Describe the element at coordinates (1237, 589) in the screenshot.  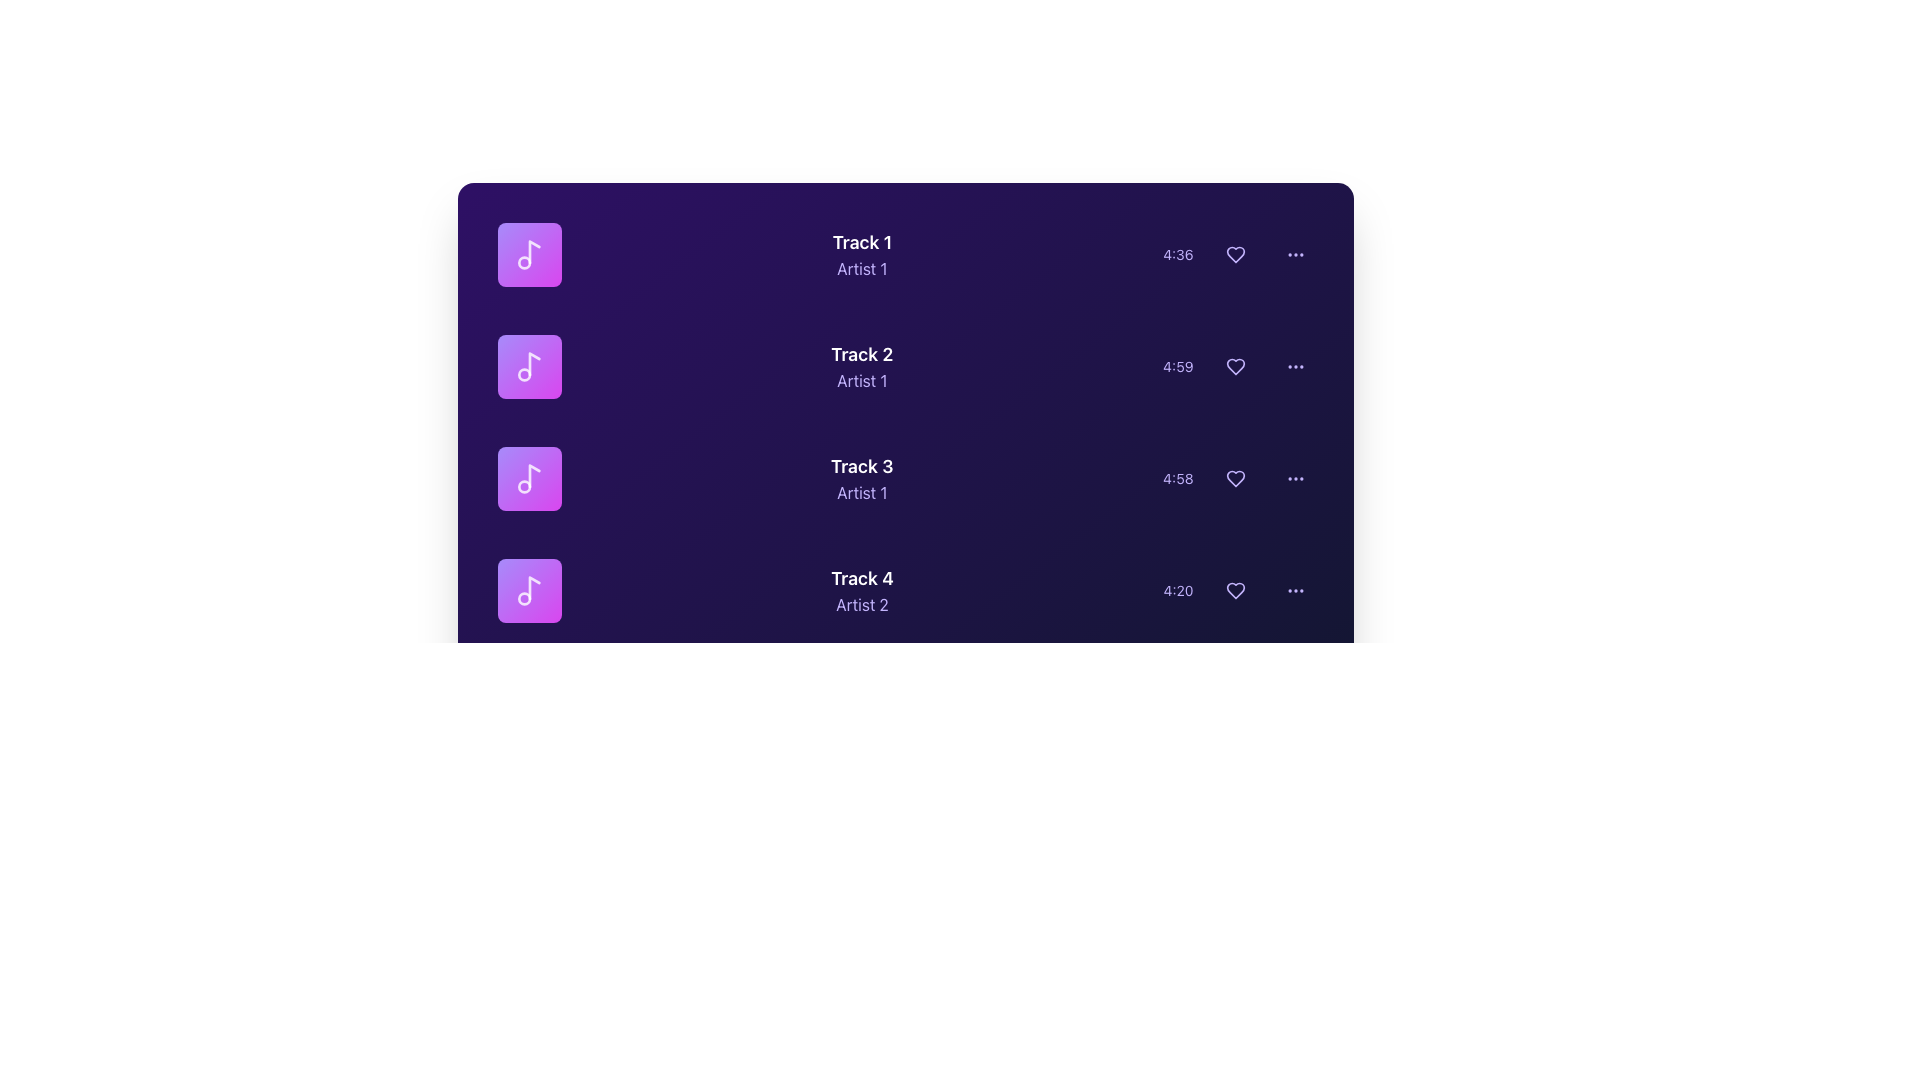
I see `the heart-shaped interactive icon located in the fourth row of the vertical list` at that location.